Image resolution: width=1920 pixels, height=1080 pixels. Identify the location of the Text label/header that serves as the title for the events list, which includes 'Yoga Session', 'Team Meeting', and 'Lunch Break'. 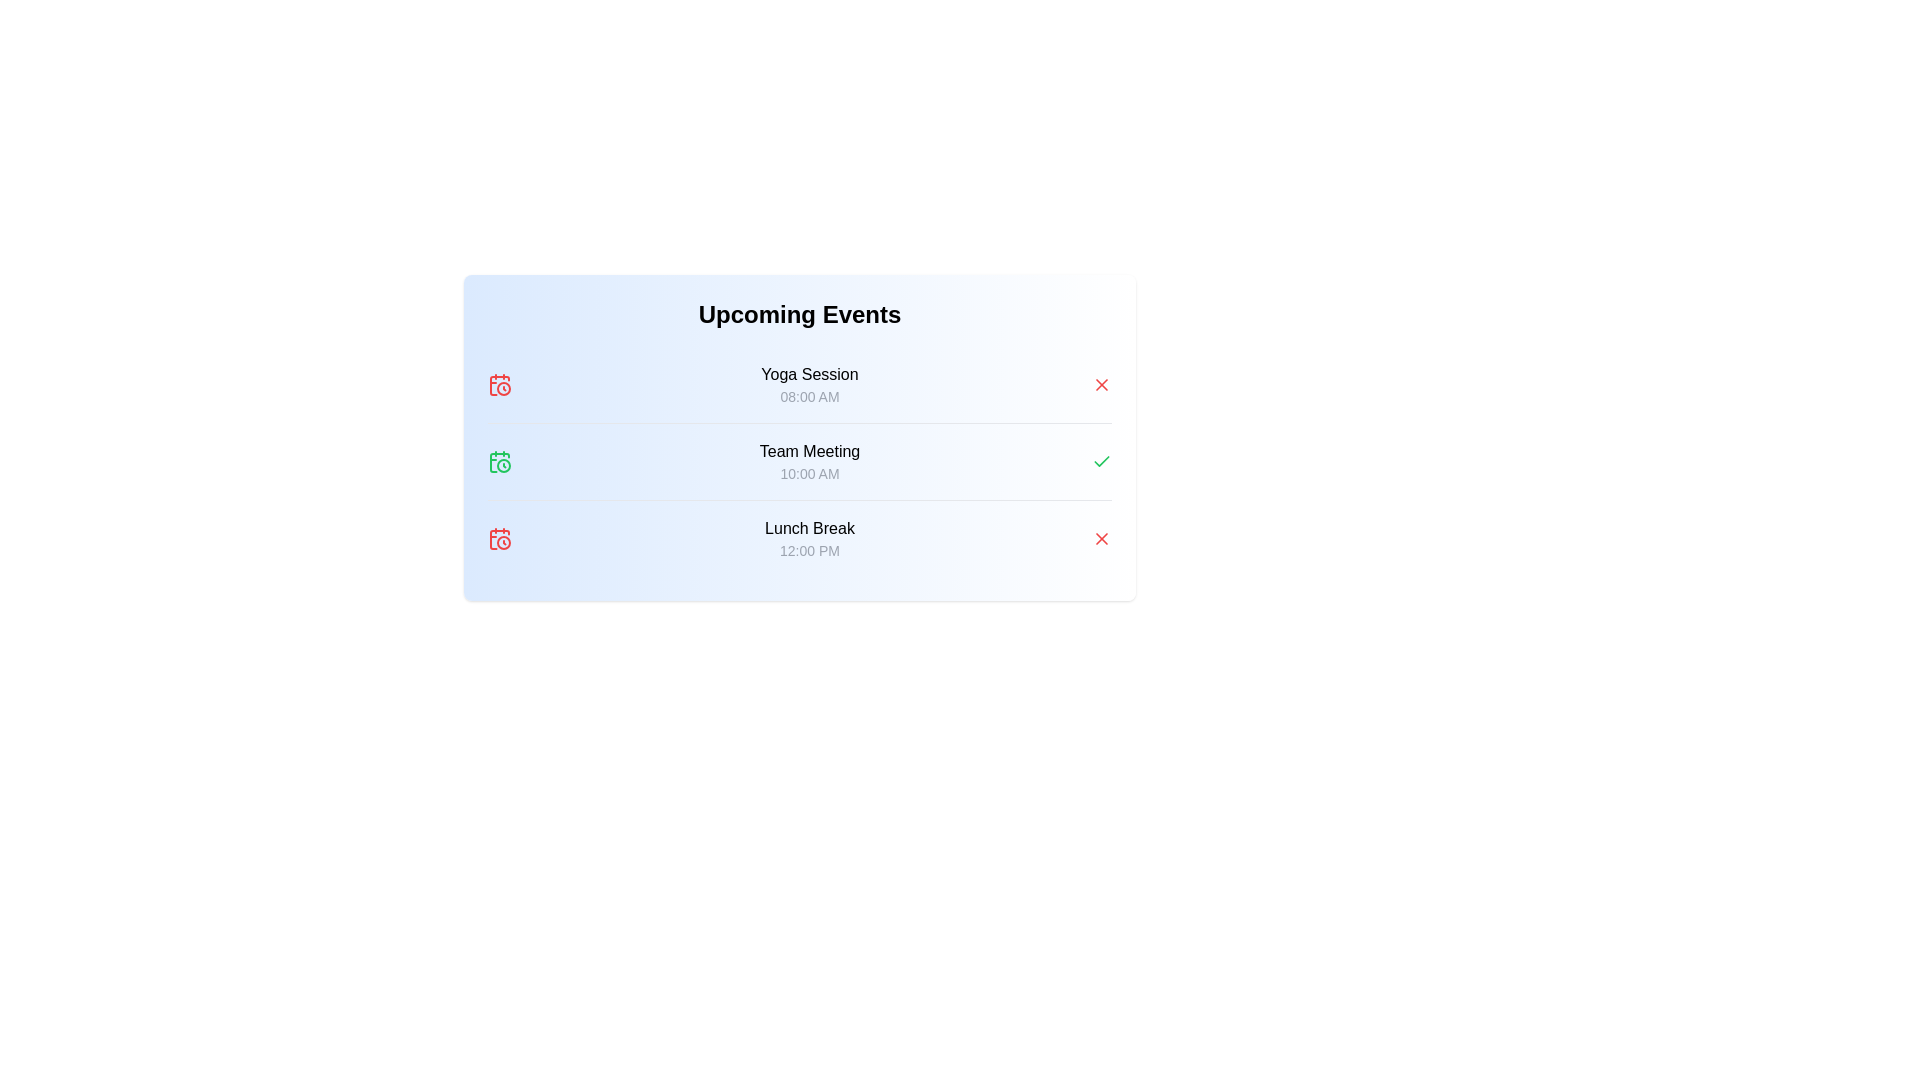
(800, 315).